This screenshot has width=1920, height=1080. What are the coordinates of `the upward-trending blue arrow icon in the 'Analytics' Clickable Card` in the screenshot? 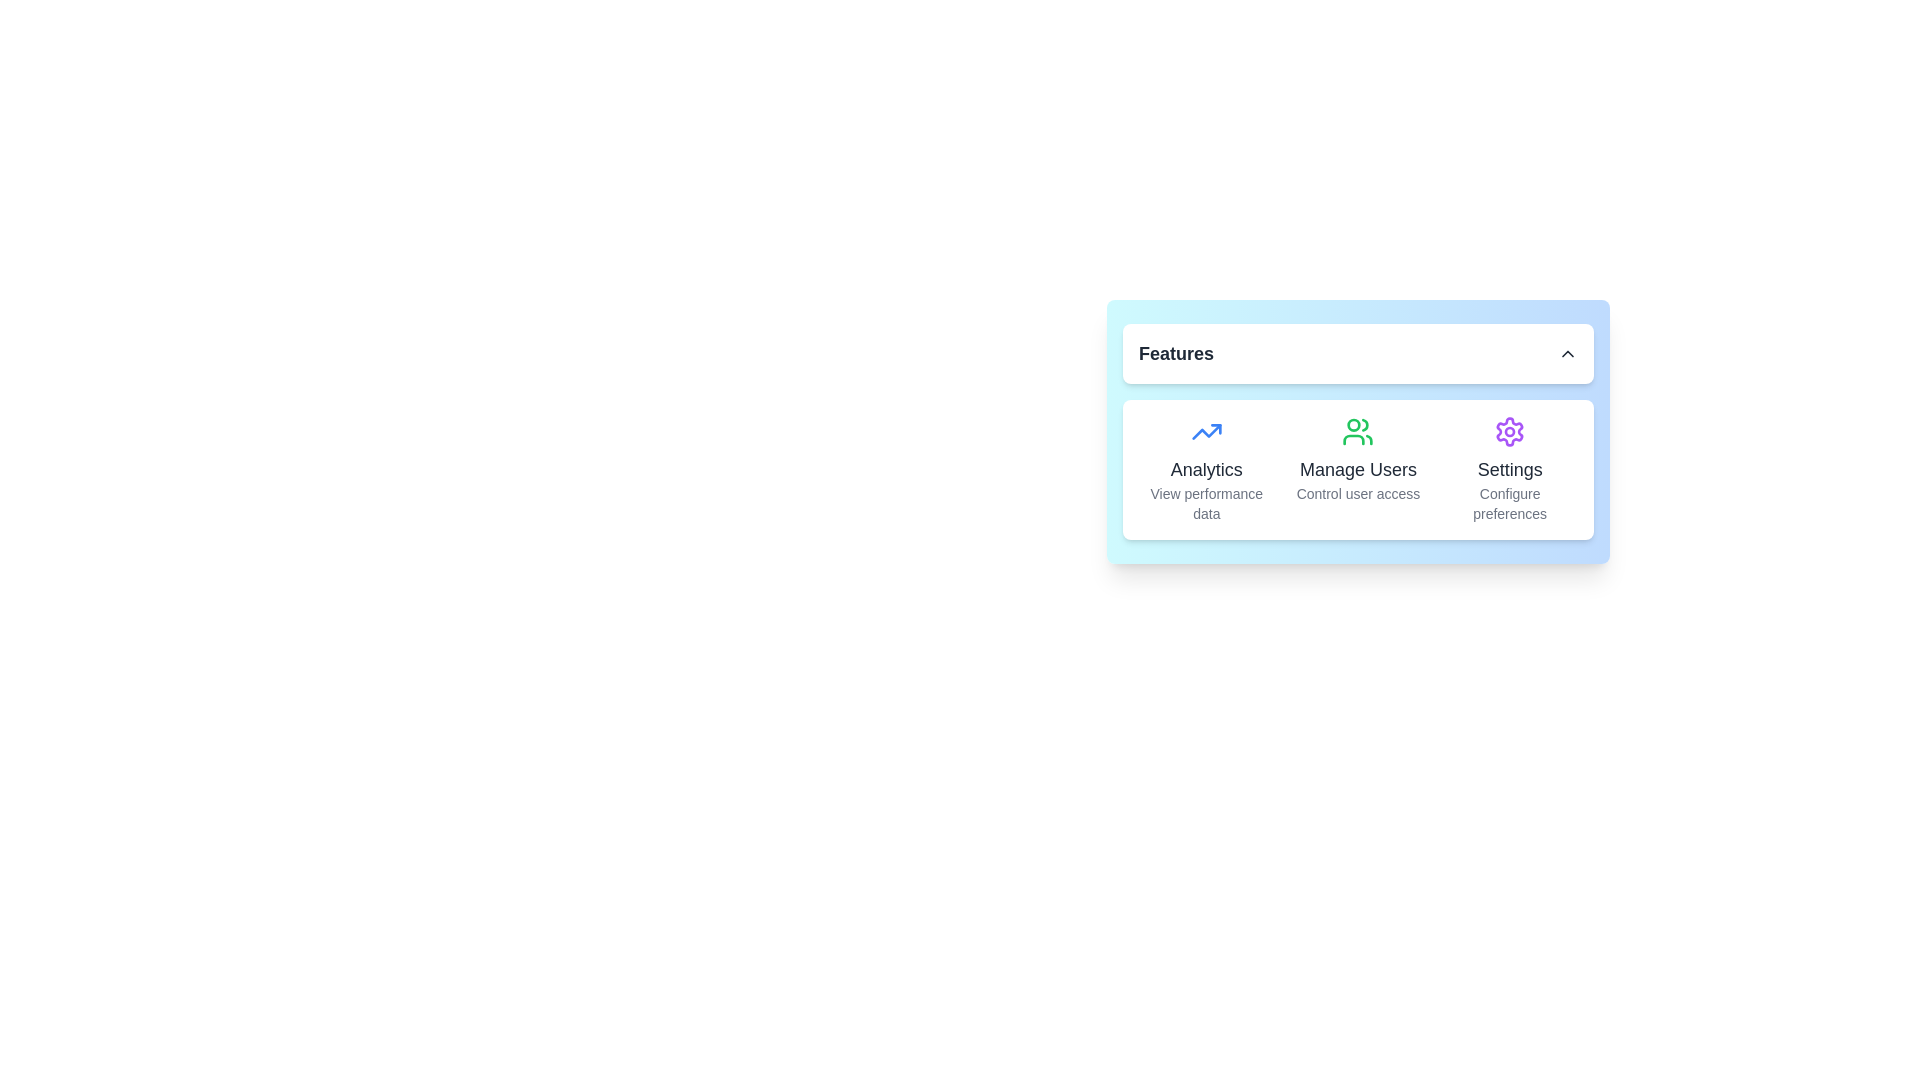 It's located at (1205, 470).